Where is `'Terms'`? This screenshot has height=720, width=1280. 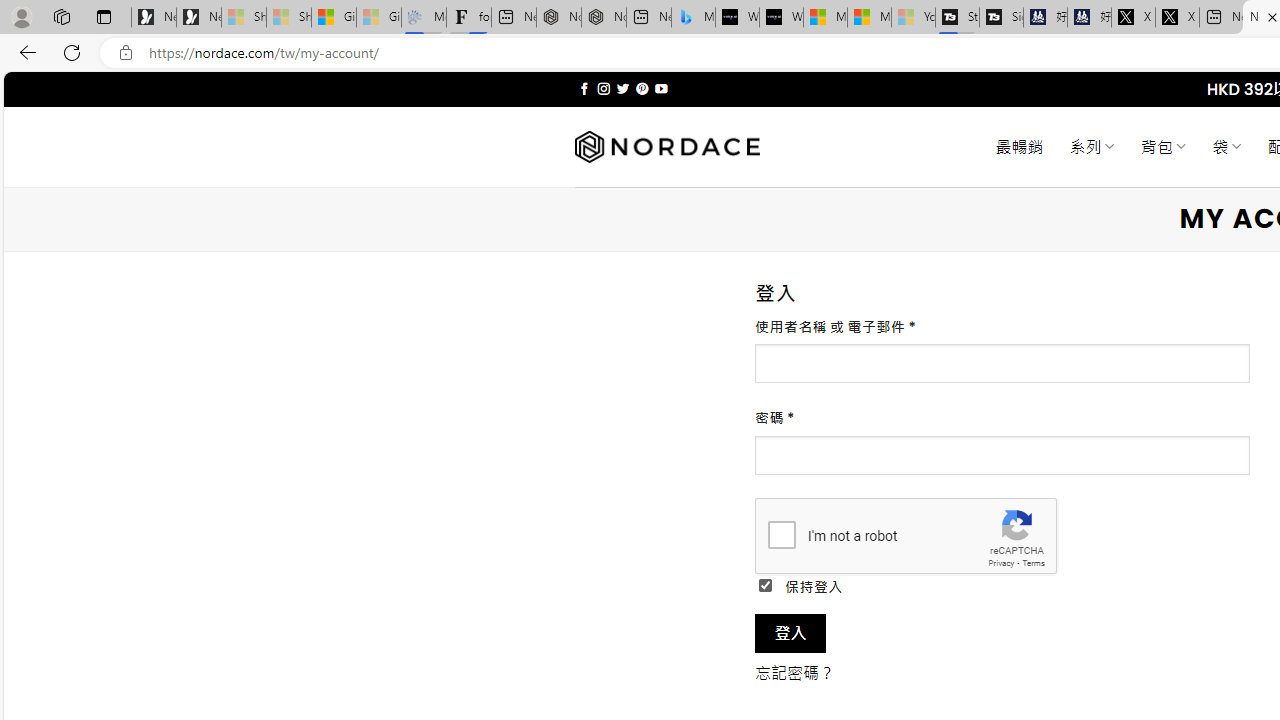
'Terms' is located at coordinates (1033, 563).